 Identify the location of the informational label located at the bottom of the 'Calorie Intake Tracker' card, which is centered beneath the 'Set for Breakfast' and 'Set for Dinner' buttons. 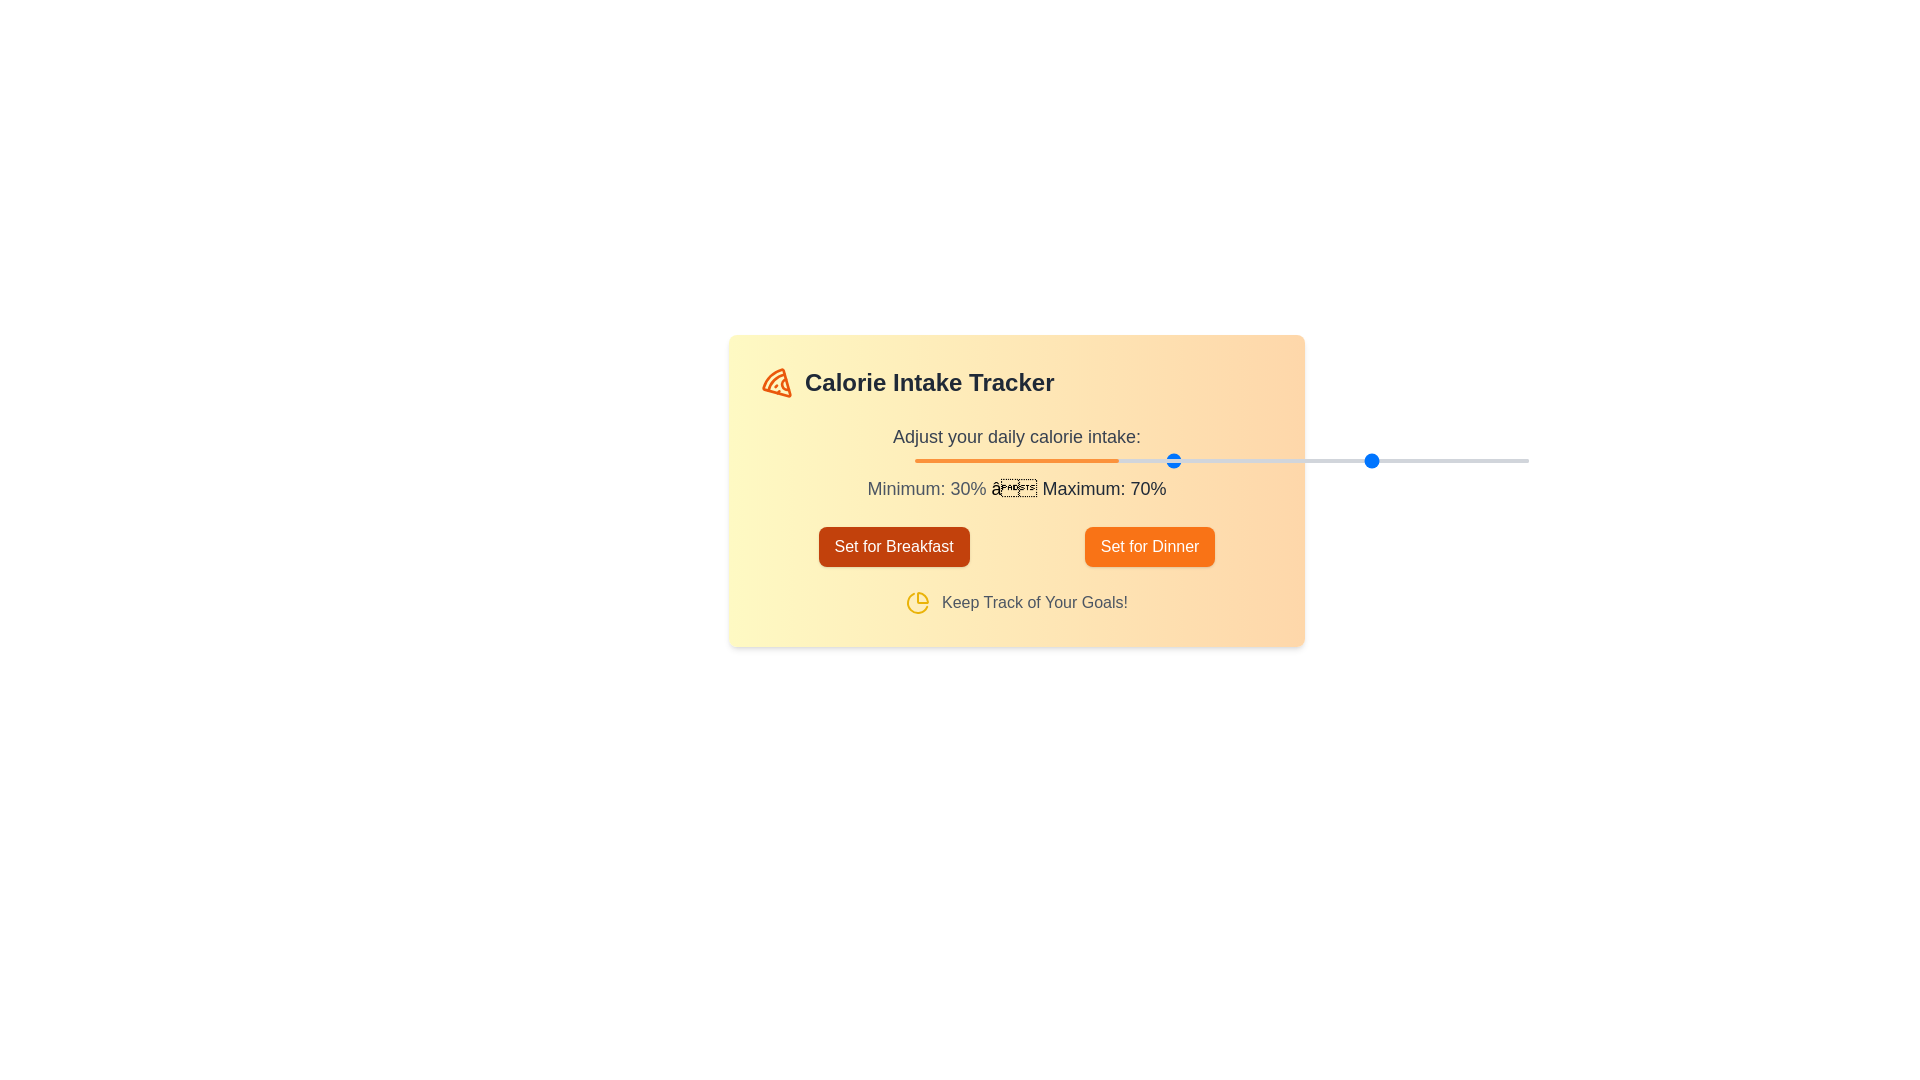
(1017, 601).